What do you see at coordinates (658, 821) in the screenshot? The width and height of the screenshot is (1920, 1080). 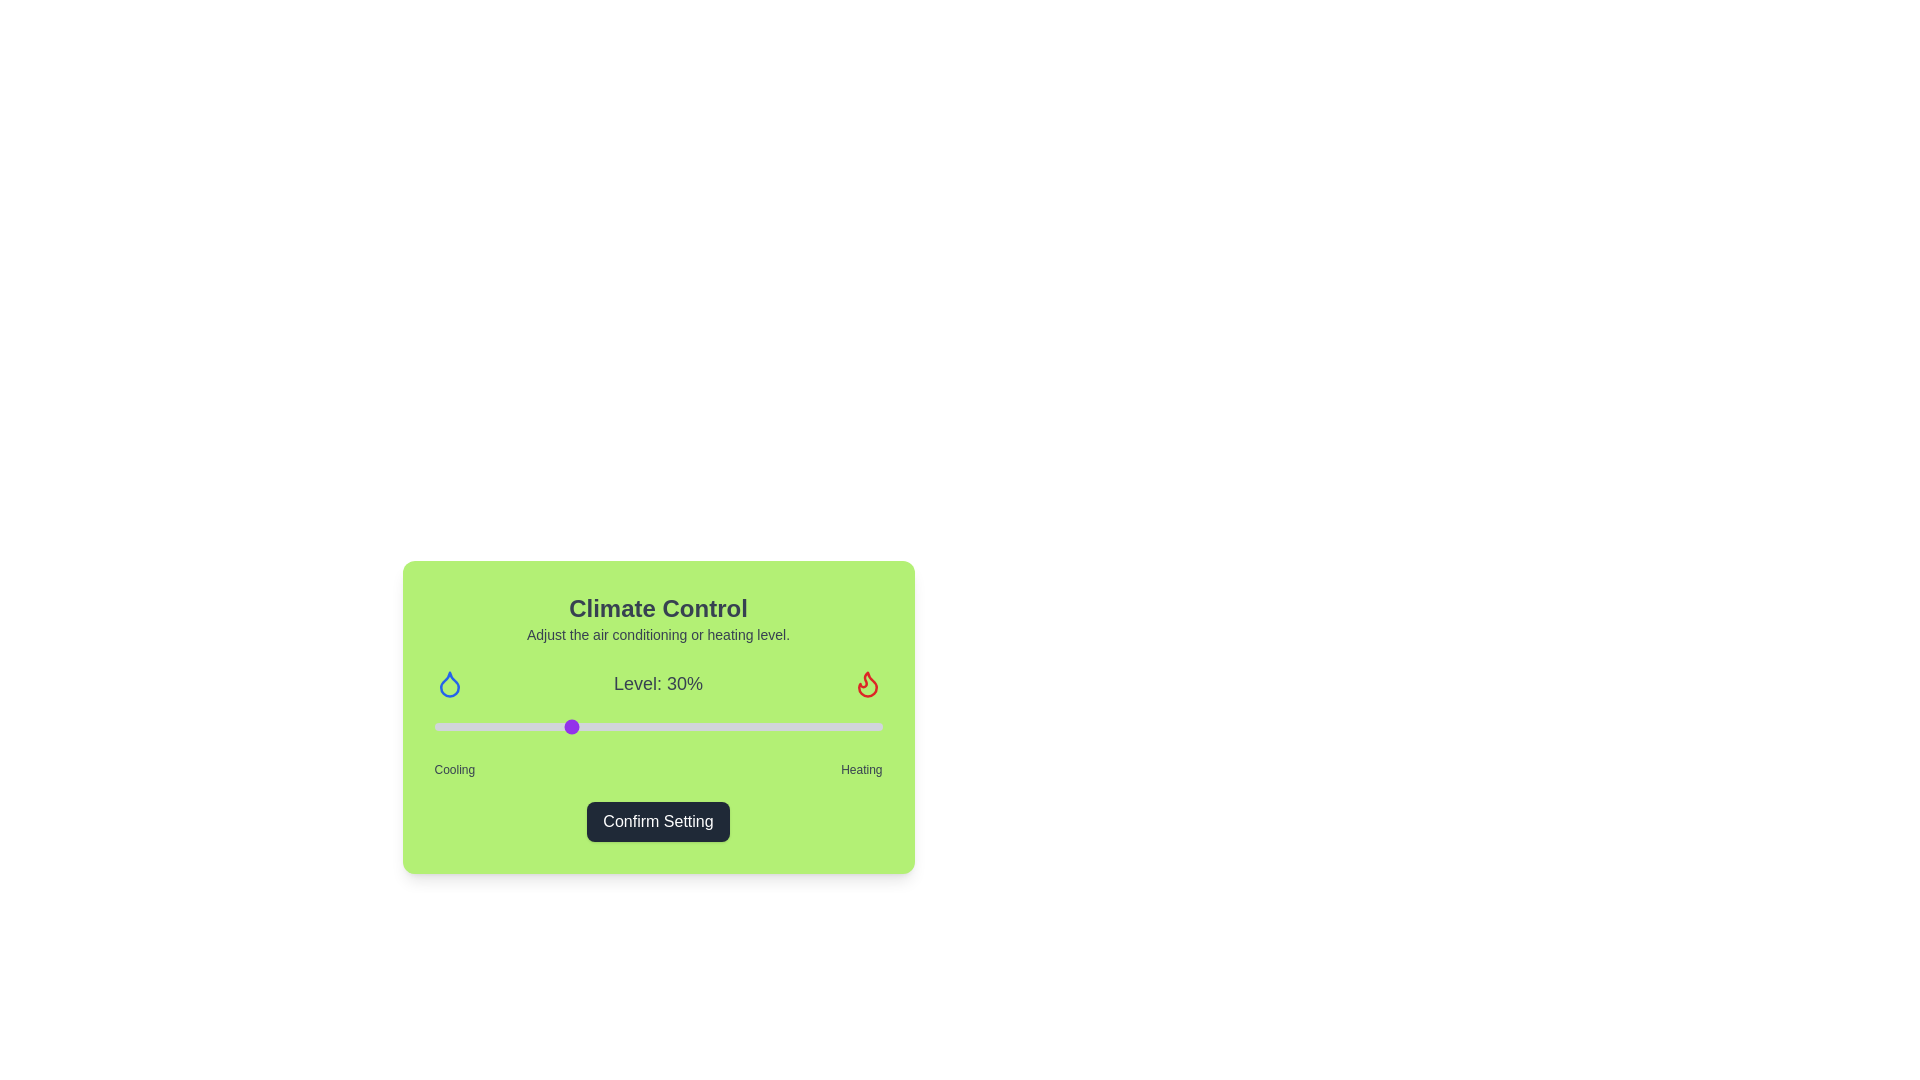 I see `the 'Confirm Setting' button` at bounding box center [658, 821].